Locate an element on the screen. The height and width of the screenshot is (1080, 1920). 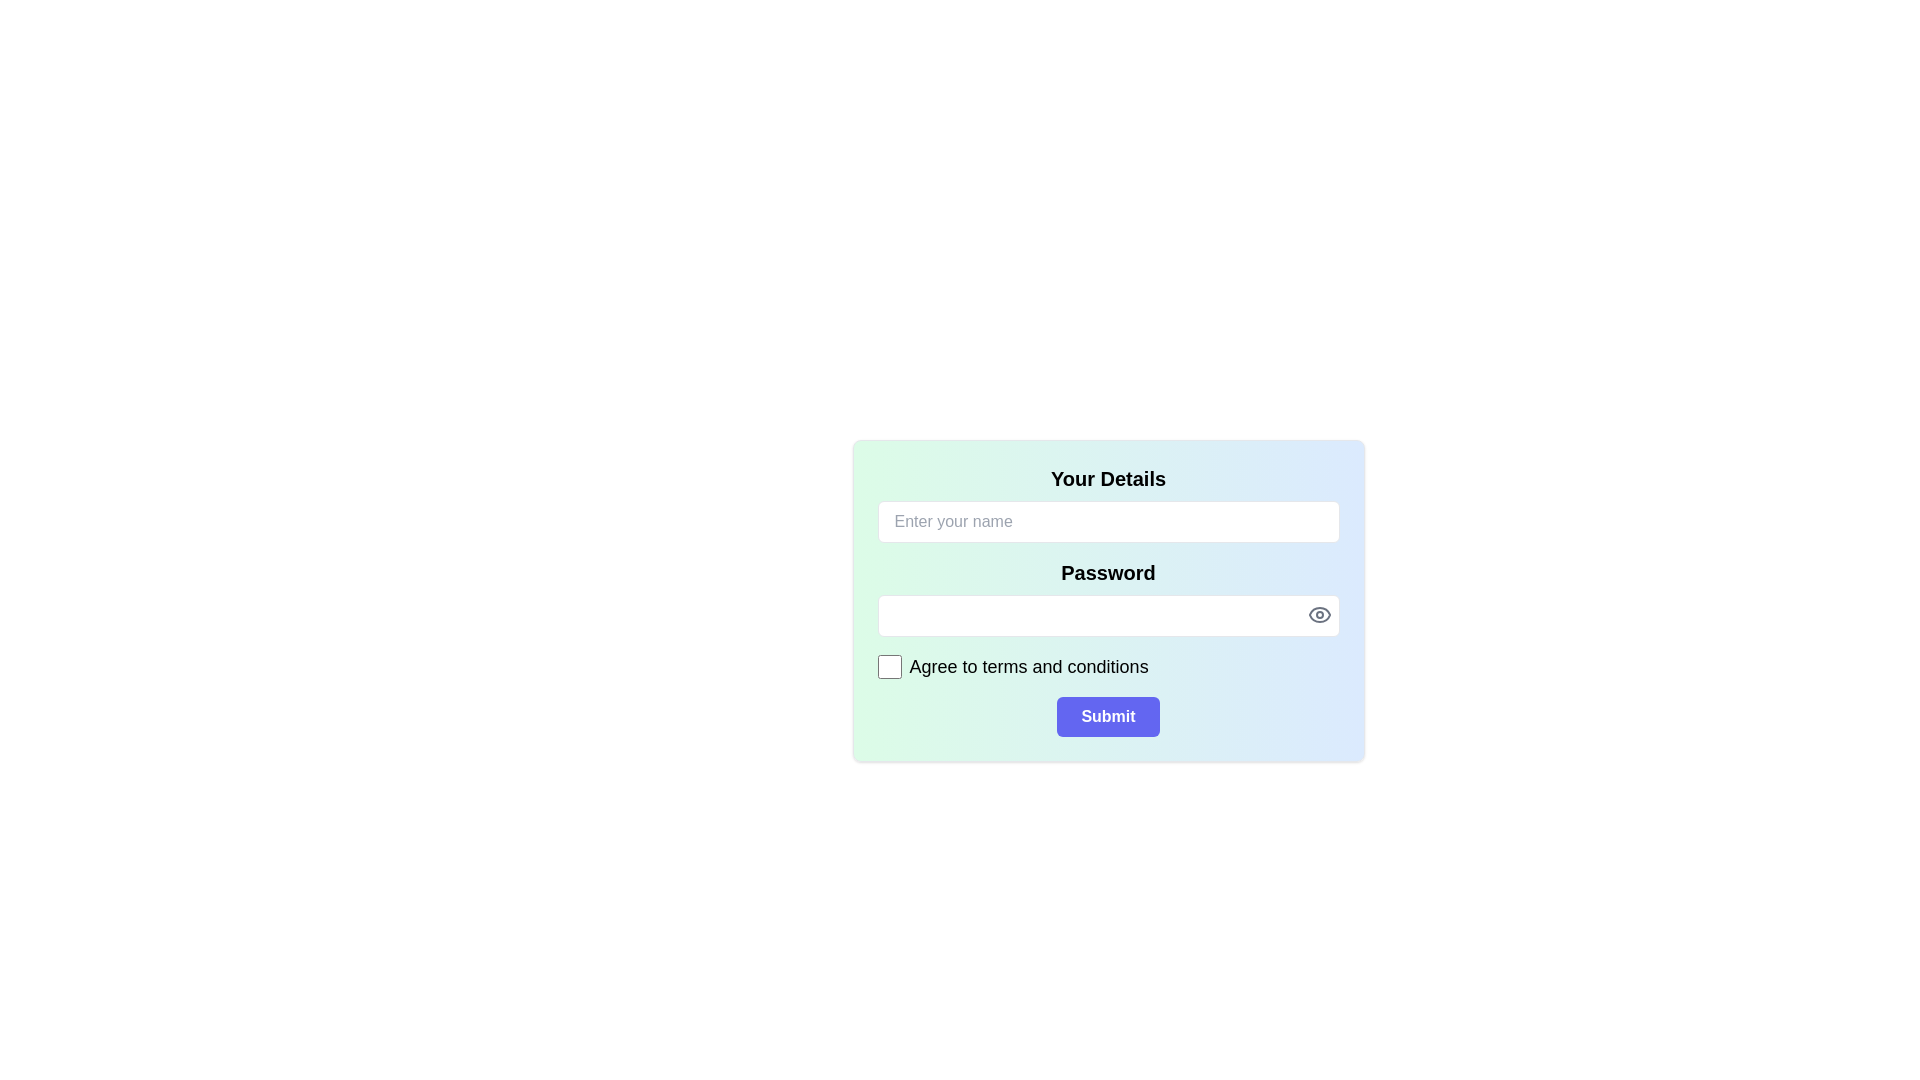
the password label, which is centrally located above the password input field and below the 'Your Details' label in the form layout is located at coordinates (1107, 573).